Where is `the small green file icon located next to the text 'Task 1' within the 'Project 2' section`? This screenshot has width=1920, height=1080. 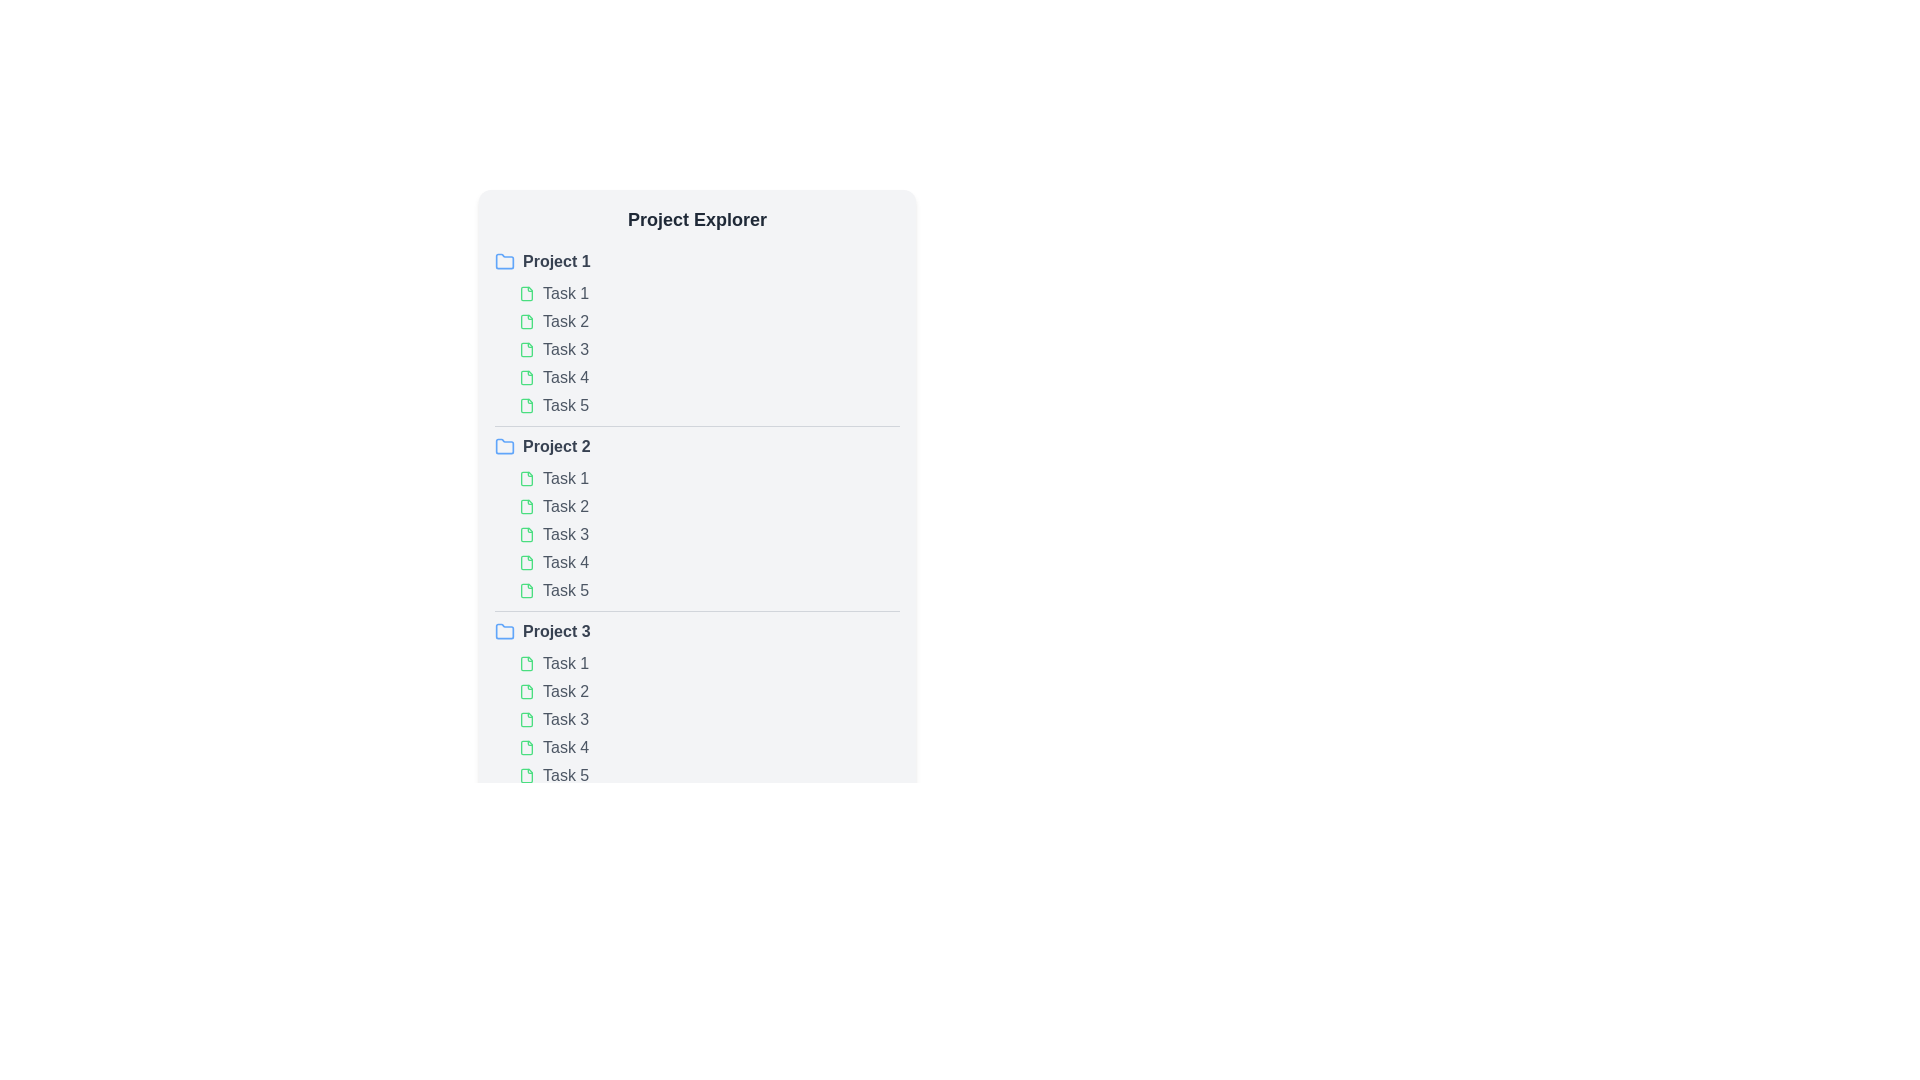
the small green file icon located next to the text 'Task 1' within the 'Project 2' section is located at coordinates (527, 478).